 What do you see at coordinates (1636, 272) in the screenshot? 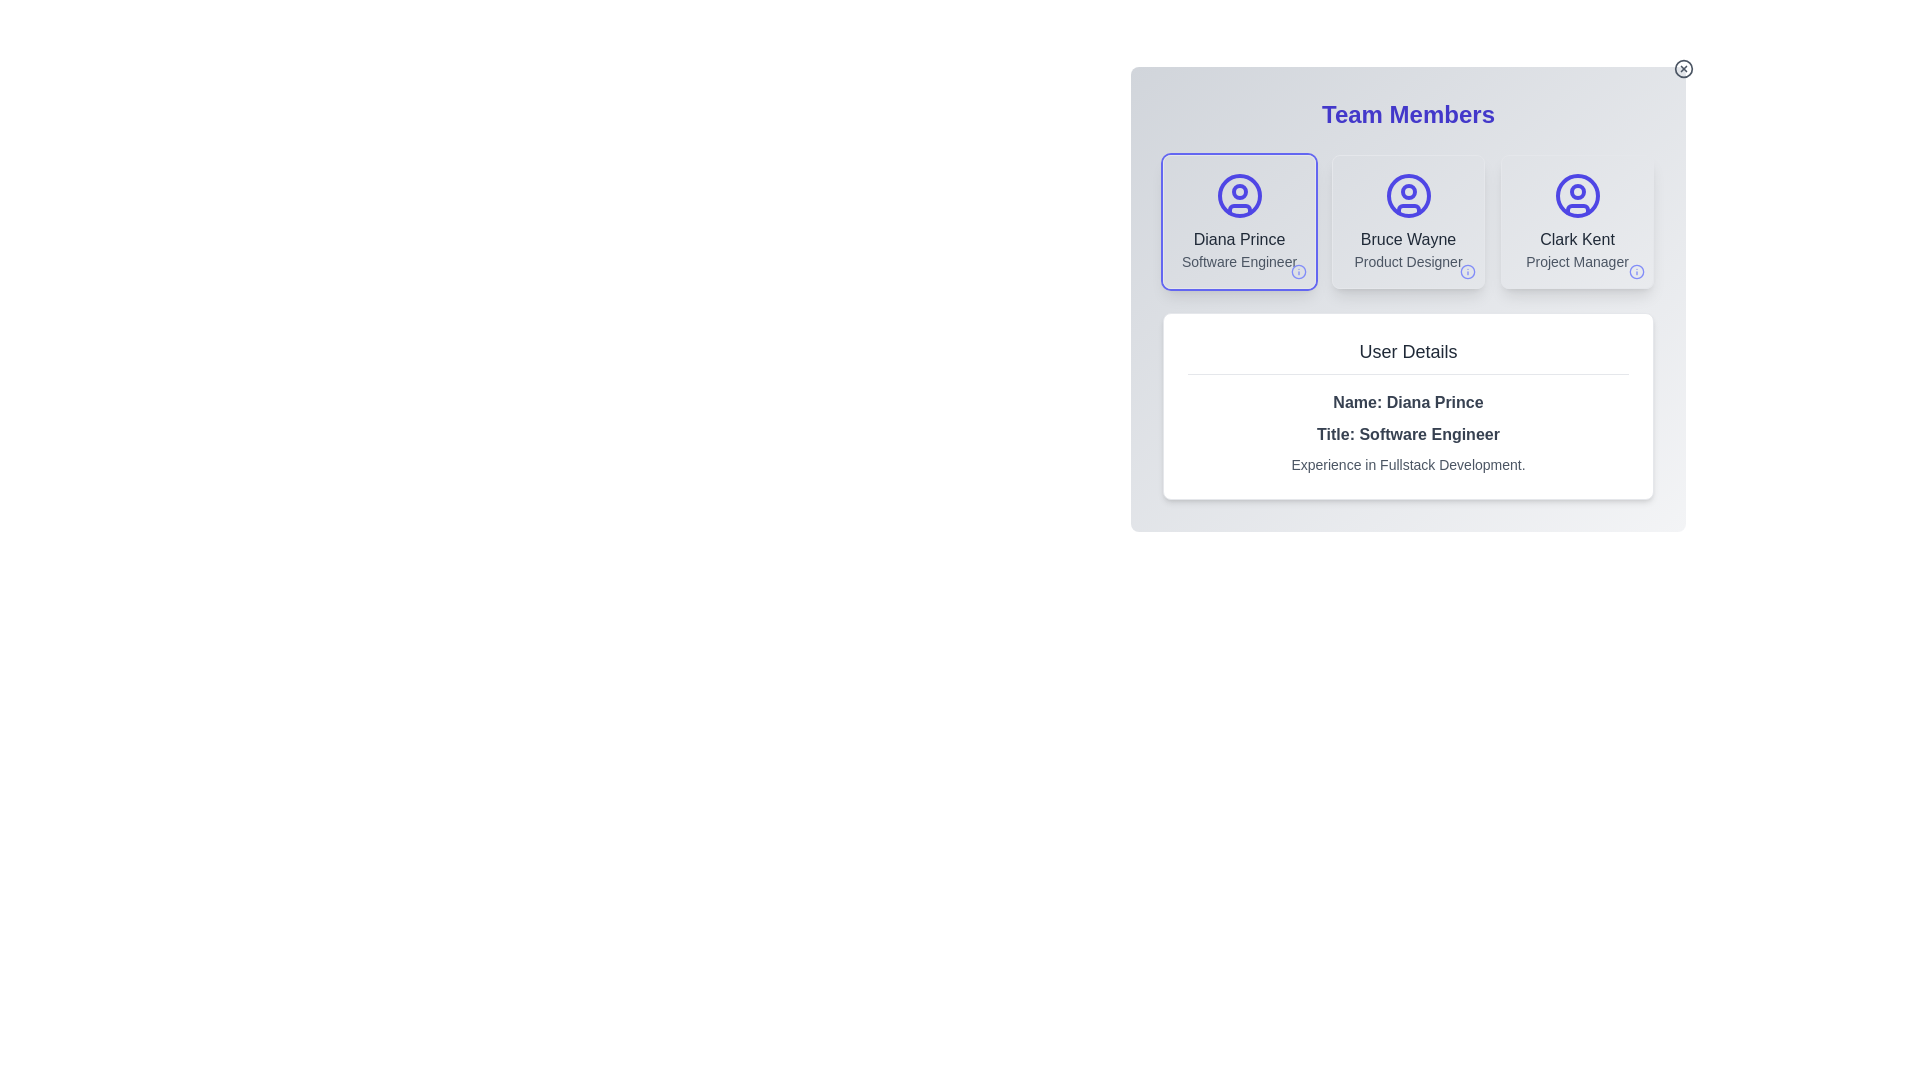
I see `the information icon located at the bottom-right corner of the 'Clark Kent' card (Project Manager)` at bounding box center [1636, 272].